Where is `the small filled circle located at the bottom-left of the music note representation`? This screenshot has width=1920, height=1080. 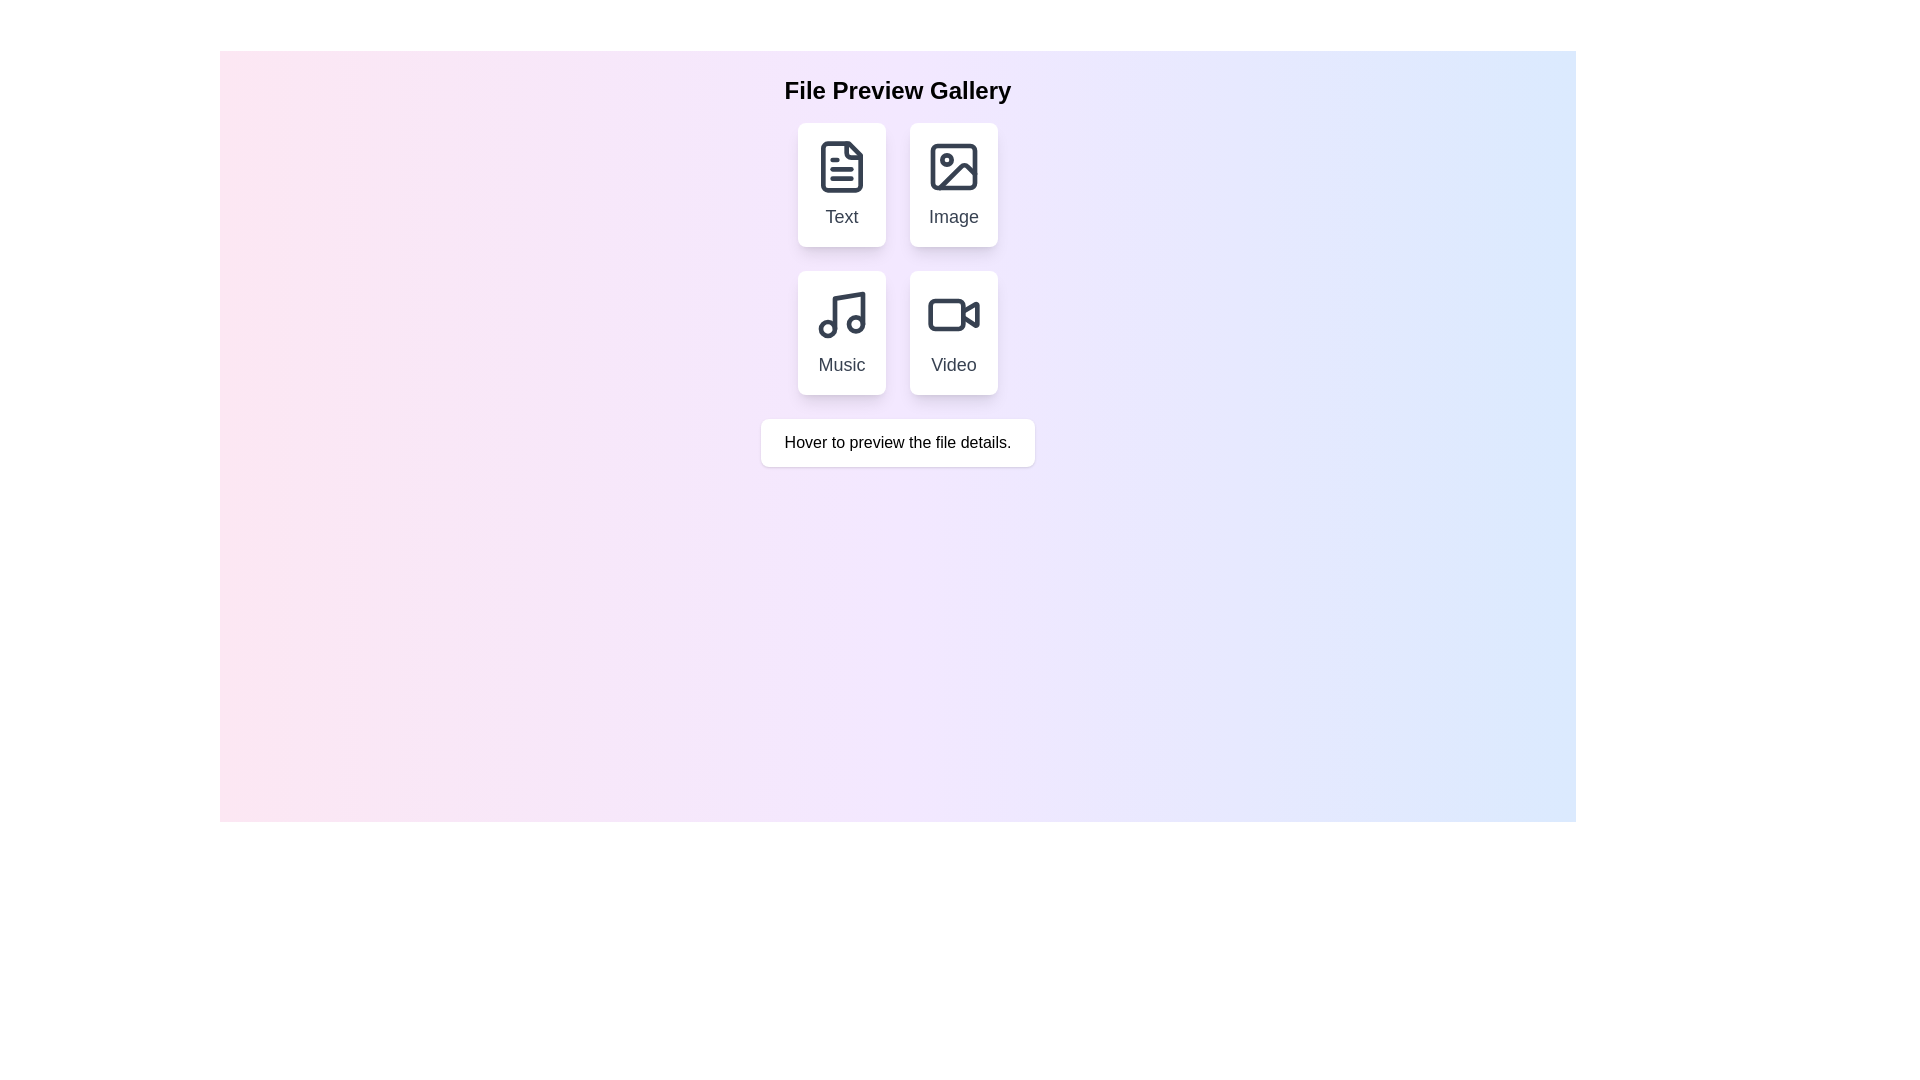 the small filled circle located at the bottom-left of the music note representation is located at coordinates (828, 327).